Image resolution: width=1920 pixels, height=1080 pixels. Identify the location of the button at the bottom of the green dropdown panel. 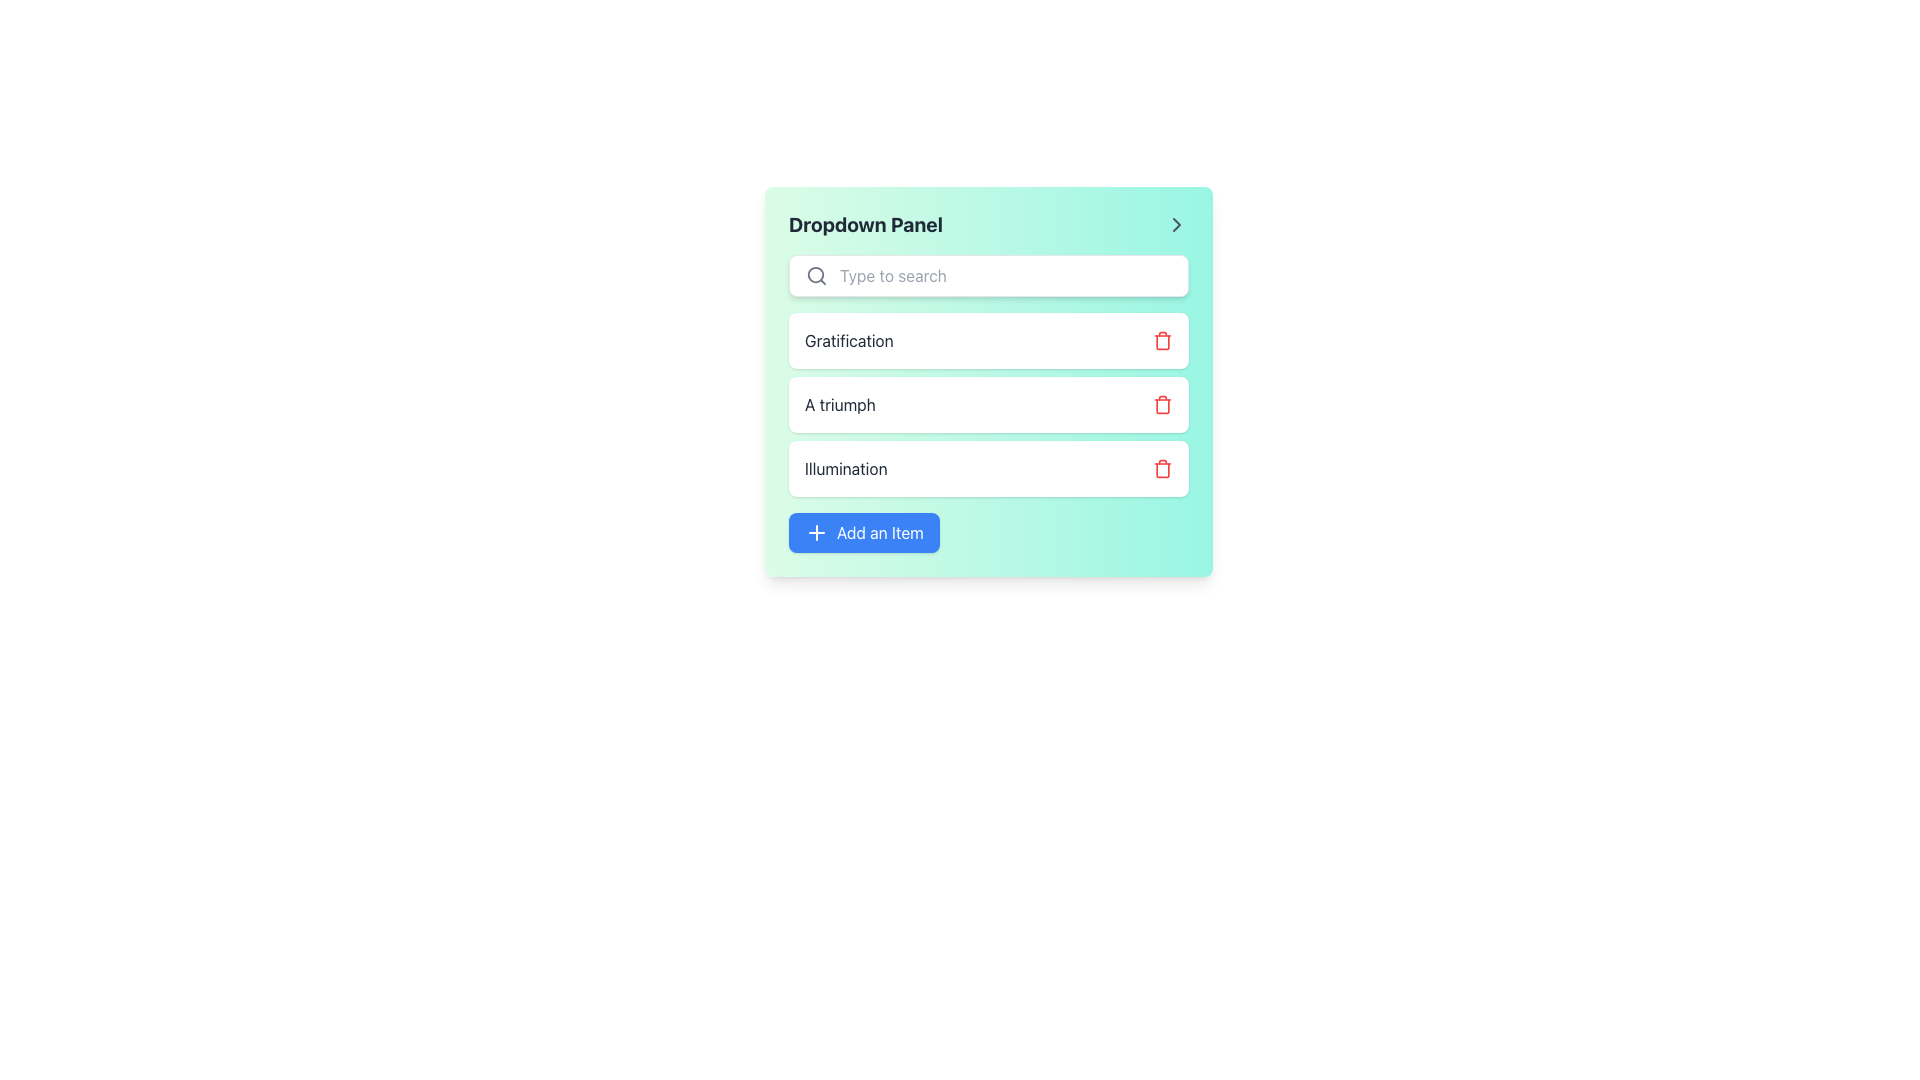
(864, 531).